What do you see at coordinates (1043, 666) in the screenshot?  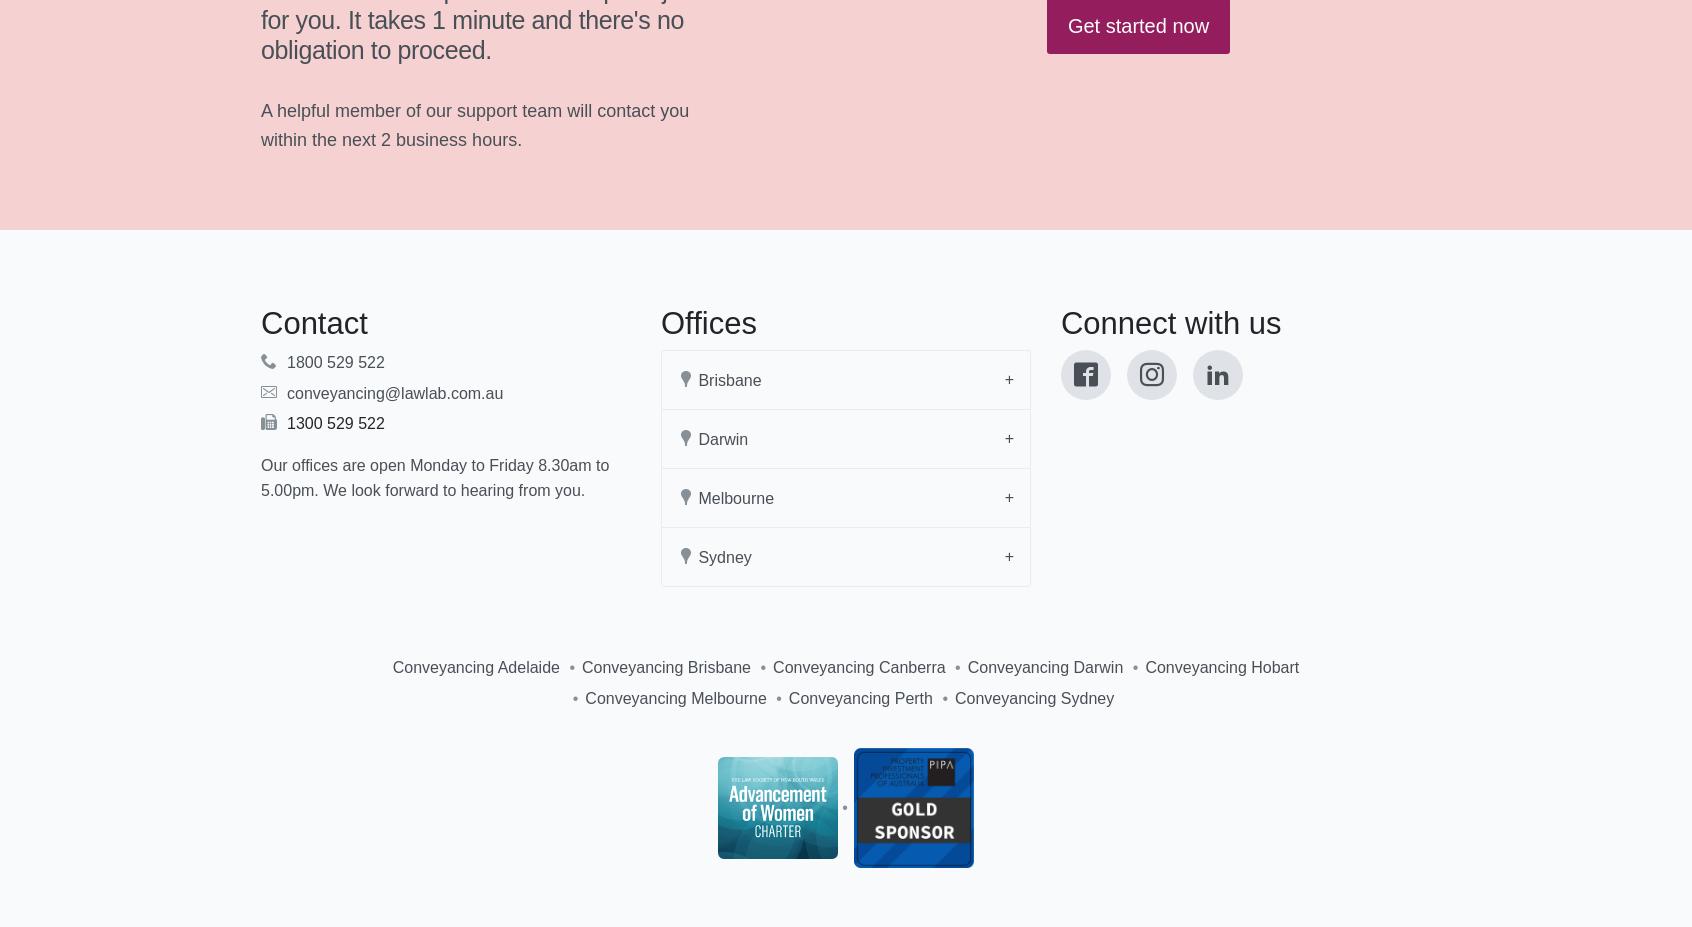 I see `'Conveyancing Darwin'` at bounding box center [1043, 666].